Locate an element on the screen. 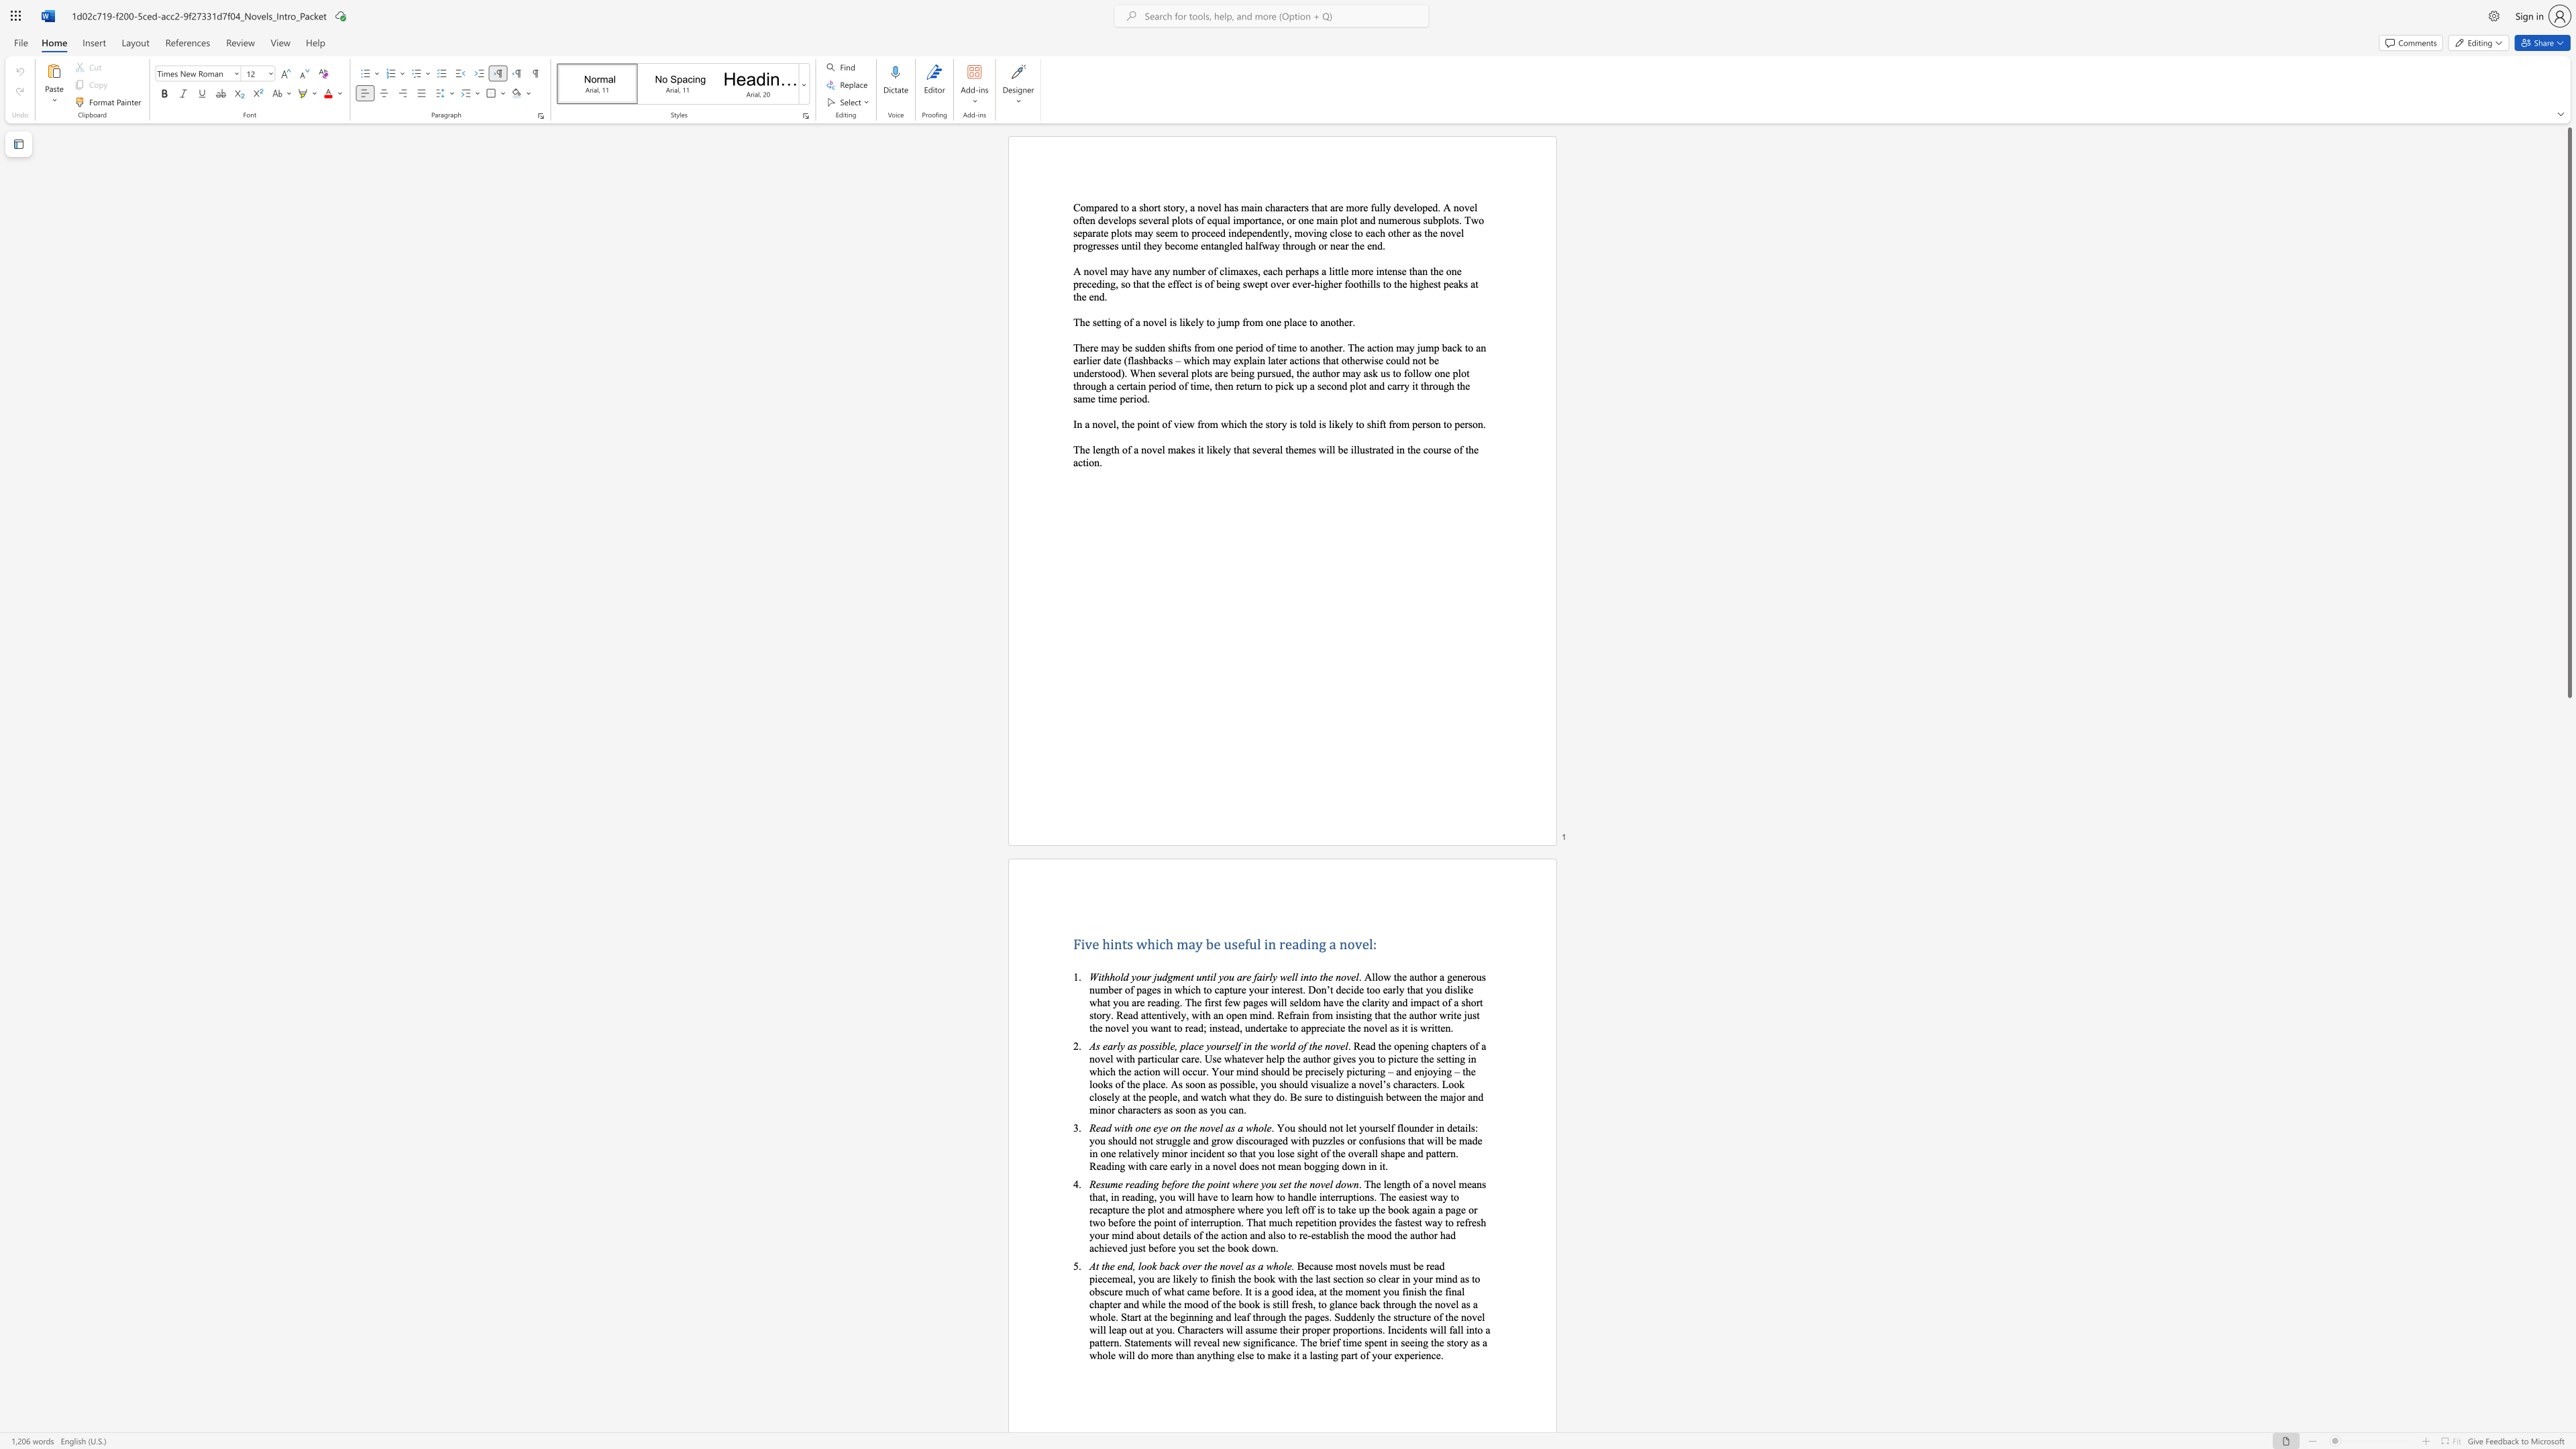 The height and width of the screenshot is (1449, 2576). the subset text "novel" within the text "Withhold your judgment until you are fairly well into the novel" is located at coordinates (1335, 977).